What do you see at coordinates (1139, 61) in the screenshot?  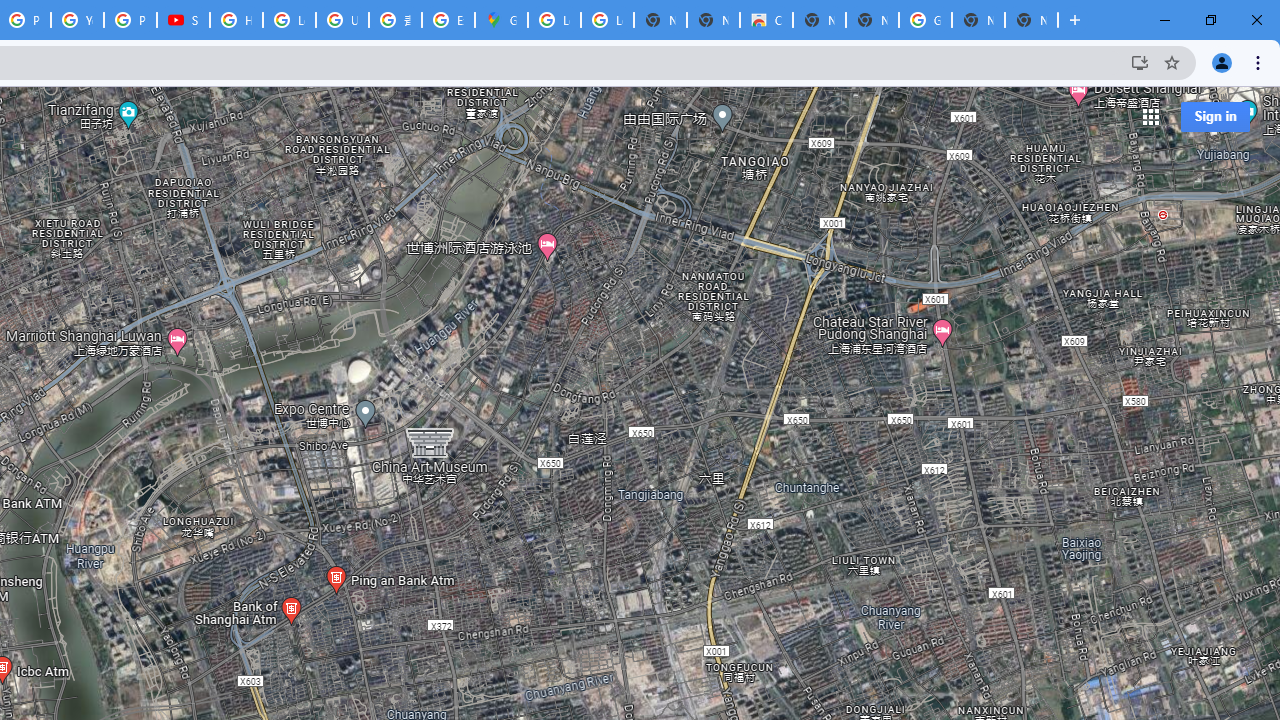 I see `'Install Google Maps'` at bounding box center [1139, 61].